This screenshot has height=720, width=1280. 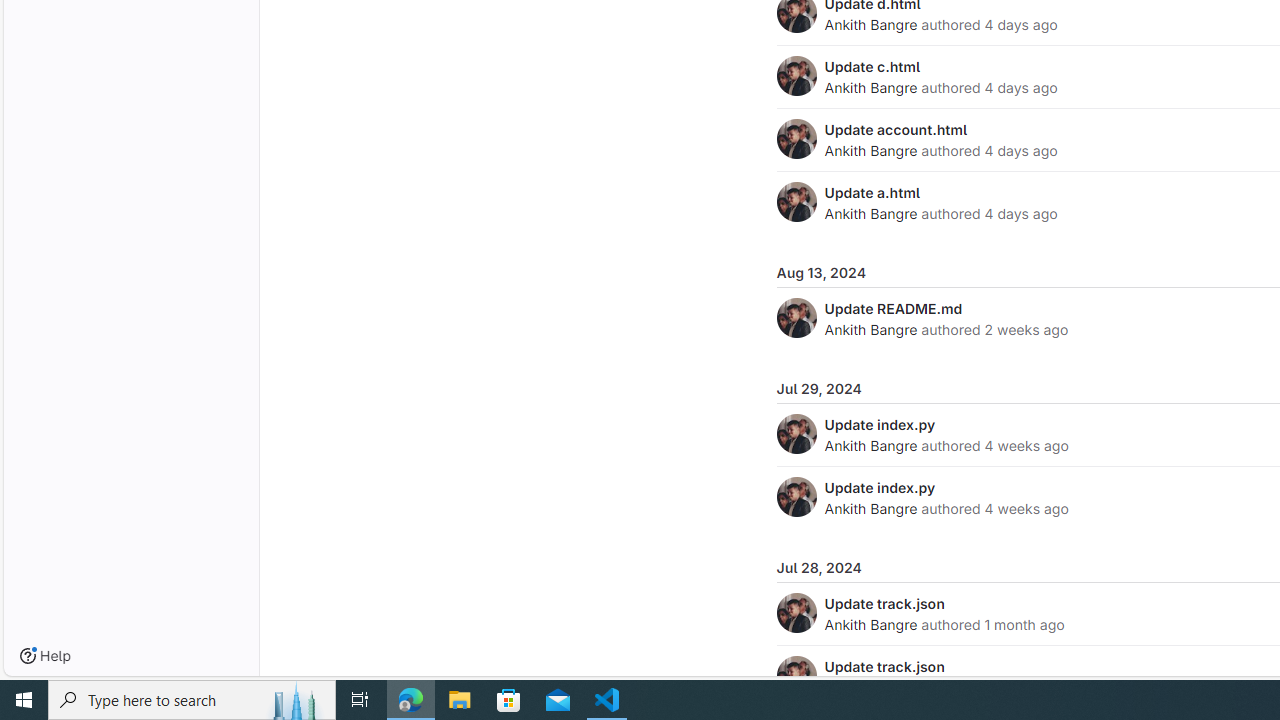 I want to click on 'Help', so click(x=45, y=655).